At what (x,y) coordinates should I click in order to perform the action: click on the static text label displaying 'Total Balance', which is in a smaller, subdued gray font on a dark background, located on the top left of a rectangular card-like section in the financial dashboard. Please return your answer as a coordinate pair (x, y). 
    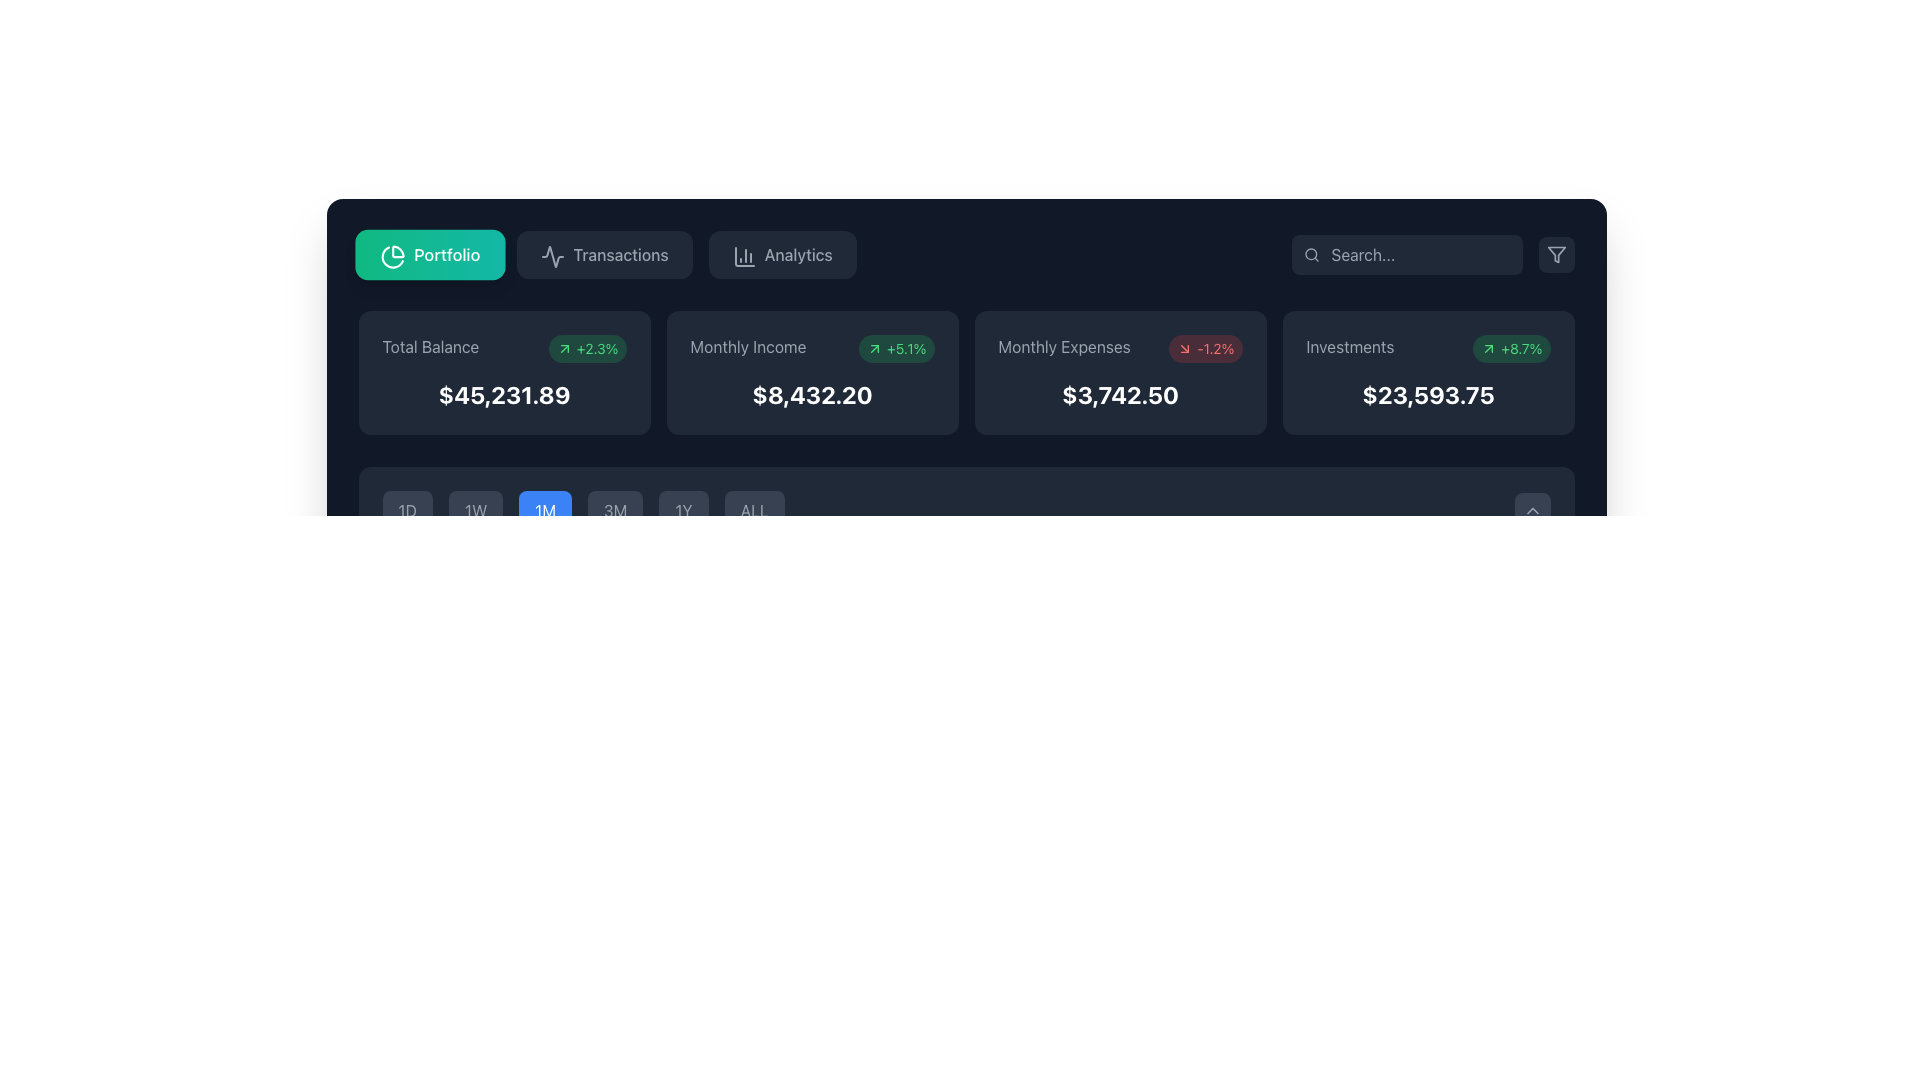
    Looking at the image, I should click on (429, 346).